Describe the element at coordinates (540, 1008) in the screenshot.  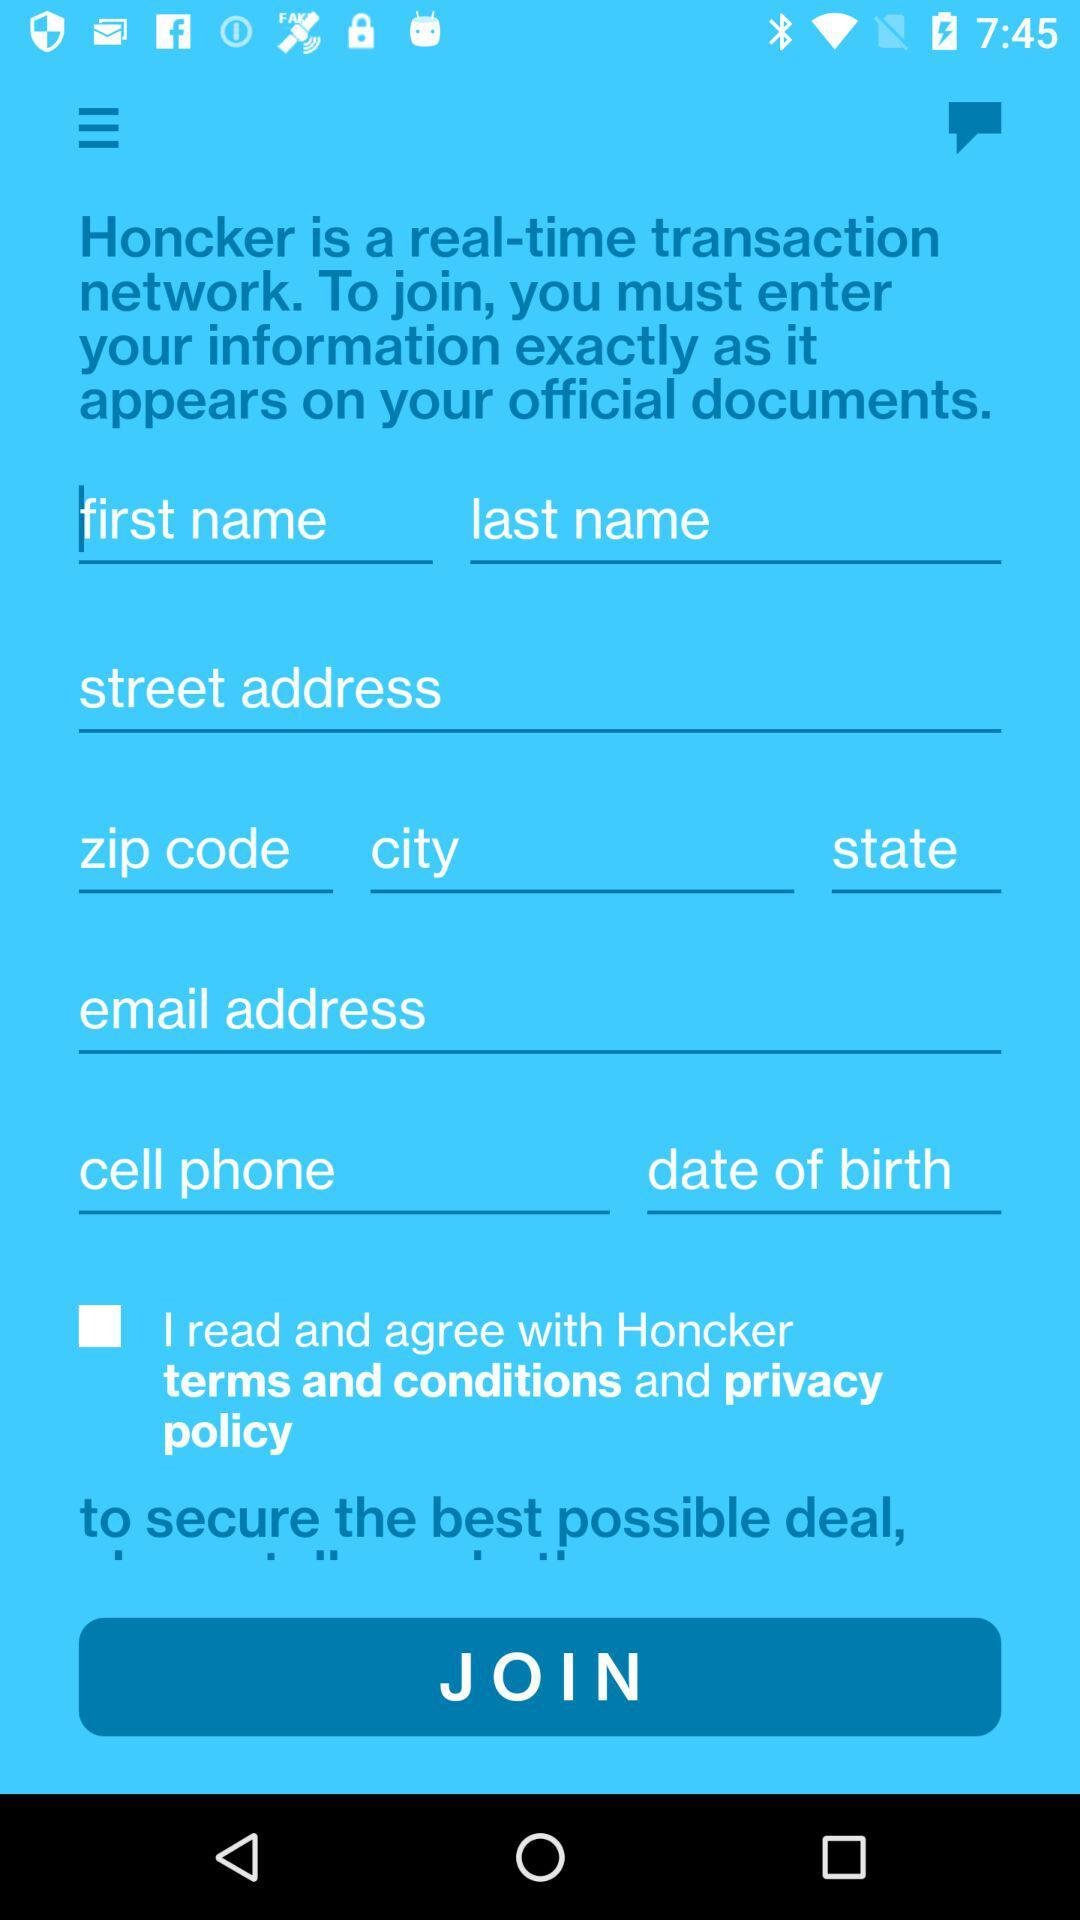
I see `email address space` at that location.